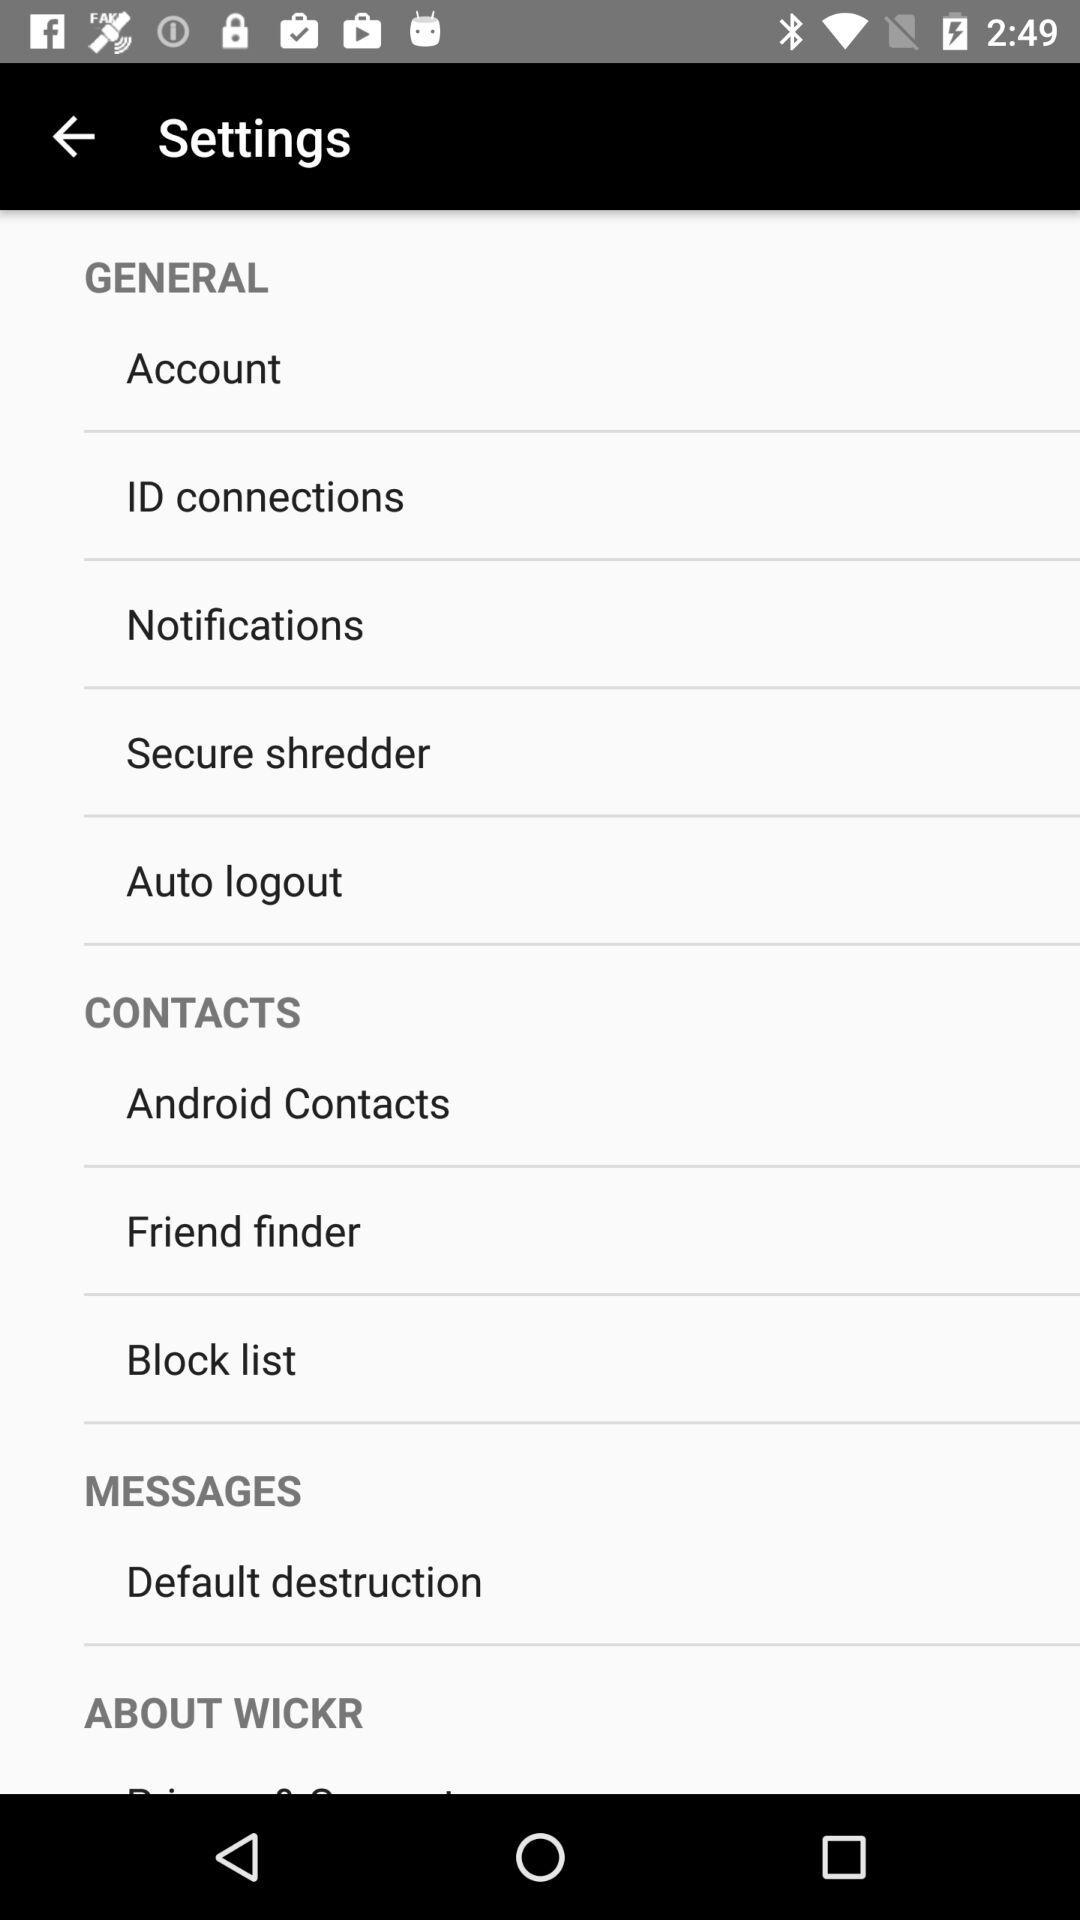 Image resolution: width=1080 pixels, height=1920 pixels. I want to click on the icon above secure shredder item, so click(582, 687).